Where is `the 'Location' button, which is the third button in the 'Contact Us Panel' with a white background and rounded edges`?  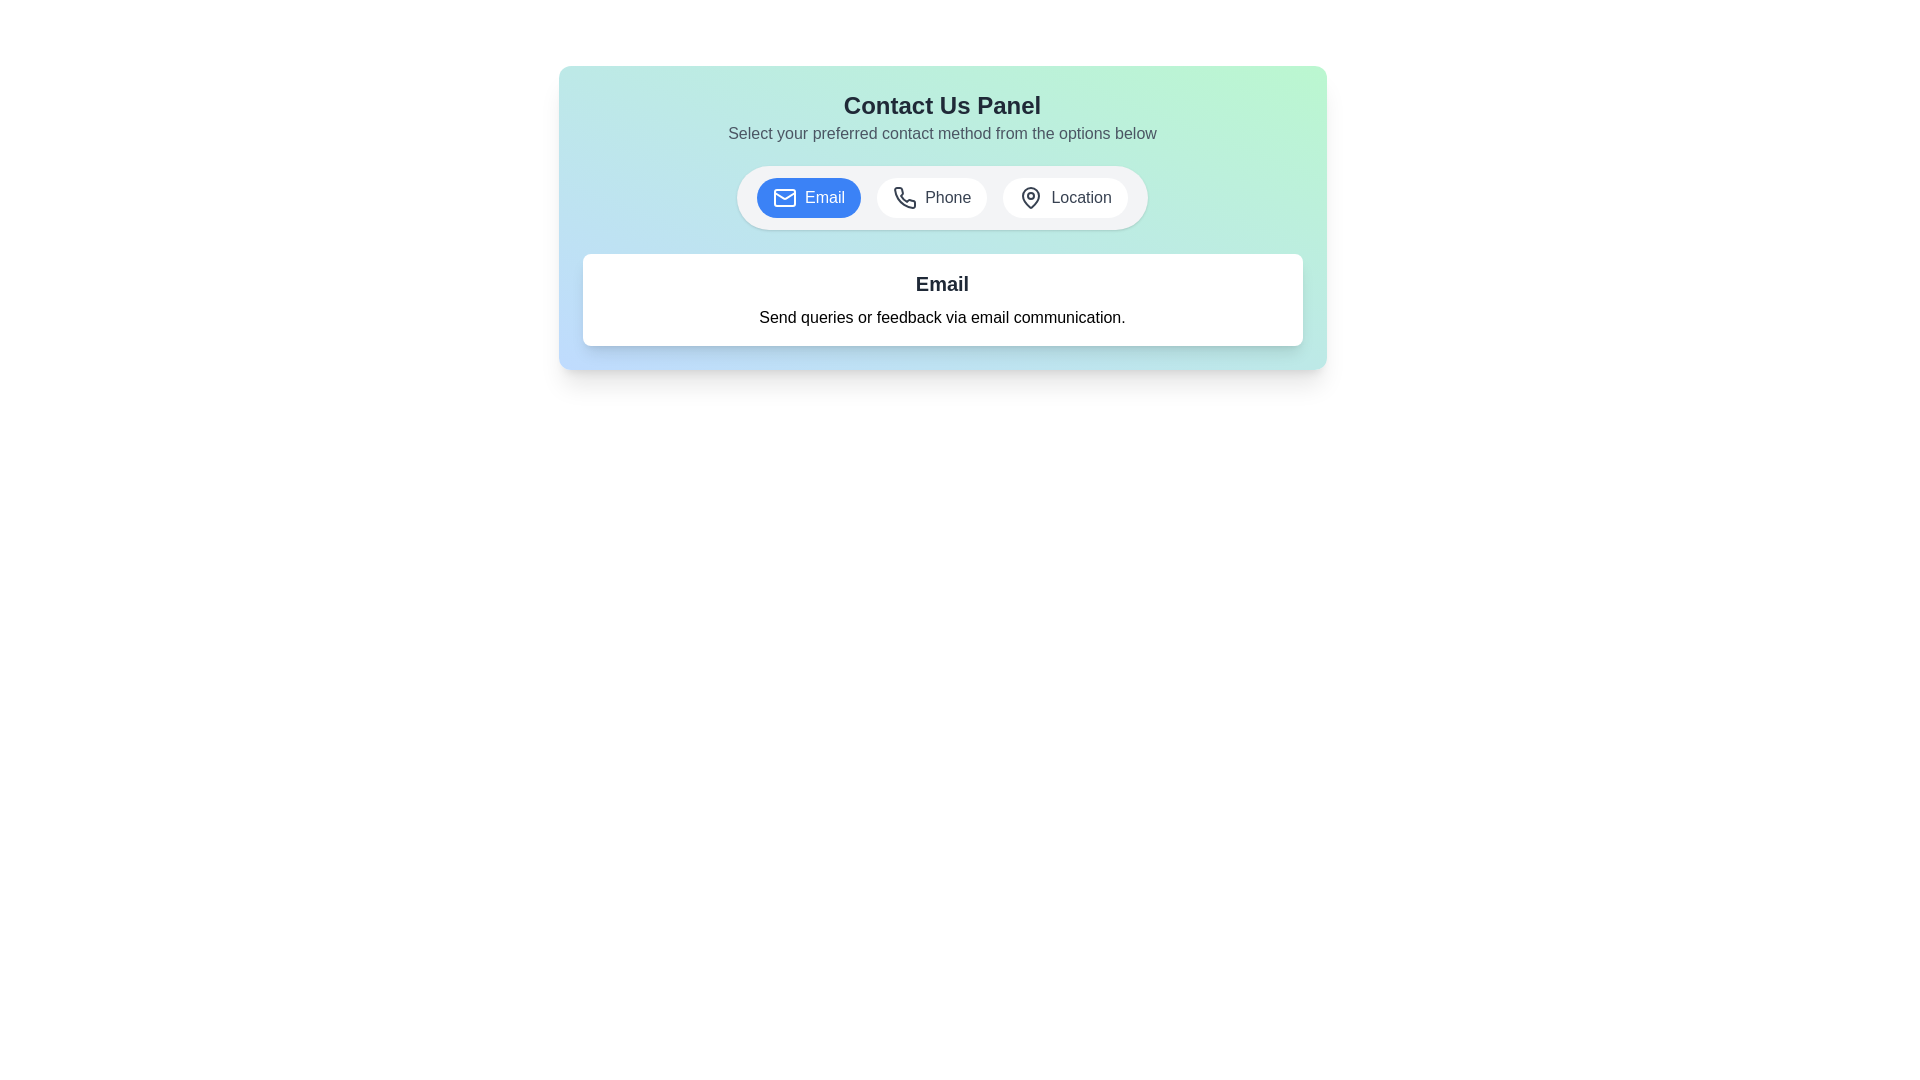 the 'Location' button, which is the third button in the 'Contact Us Panel' with a white background and rounded edges is located at coordinates (1064, 197).